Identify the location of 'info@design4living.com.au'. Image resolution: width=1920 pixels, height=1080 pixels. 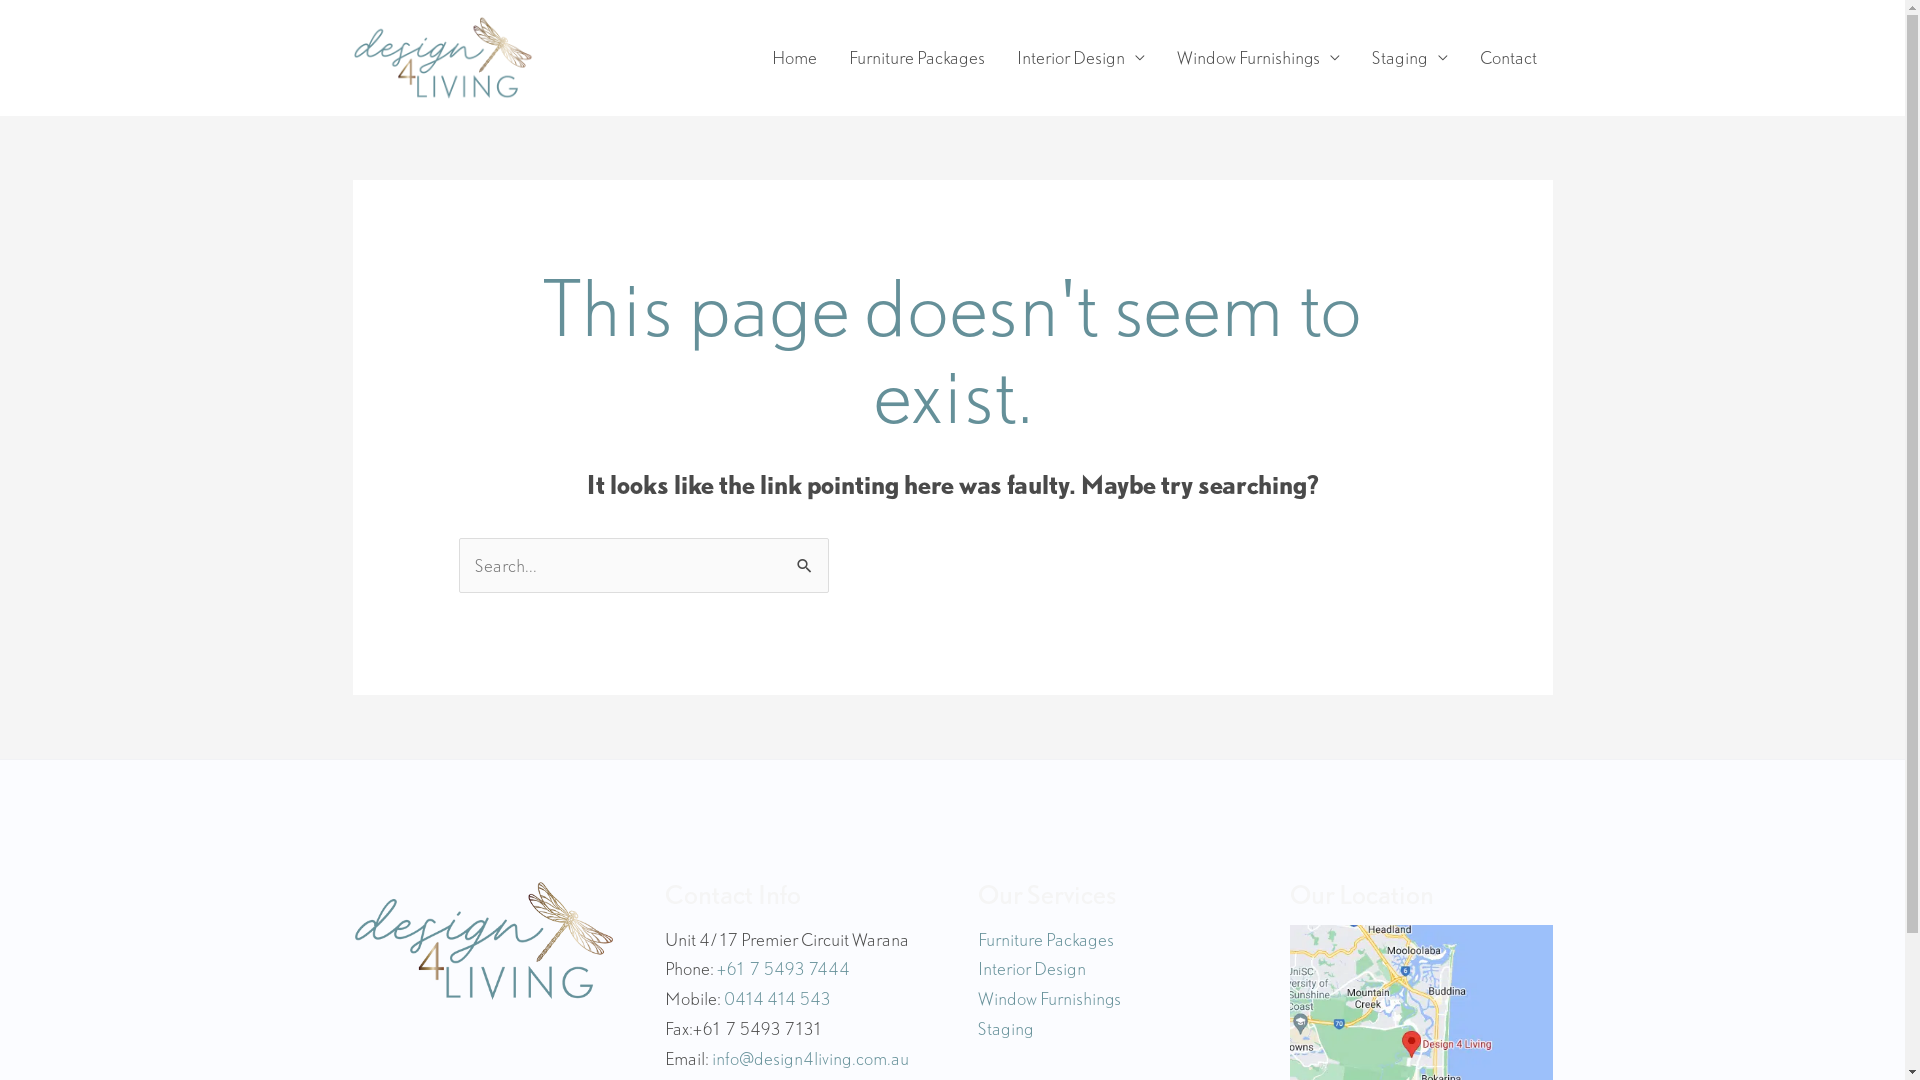
(810, 1057).